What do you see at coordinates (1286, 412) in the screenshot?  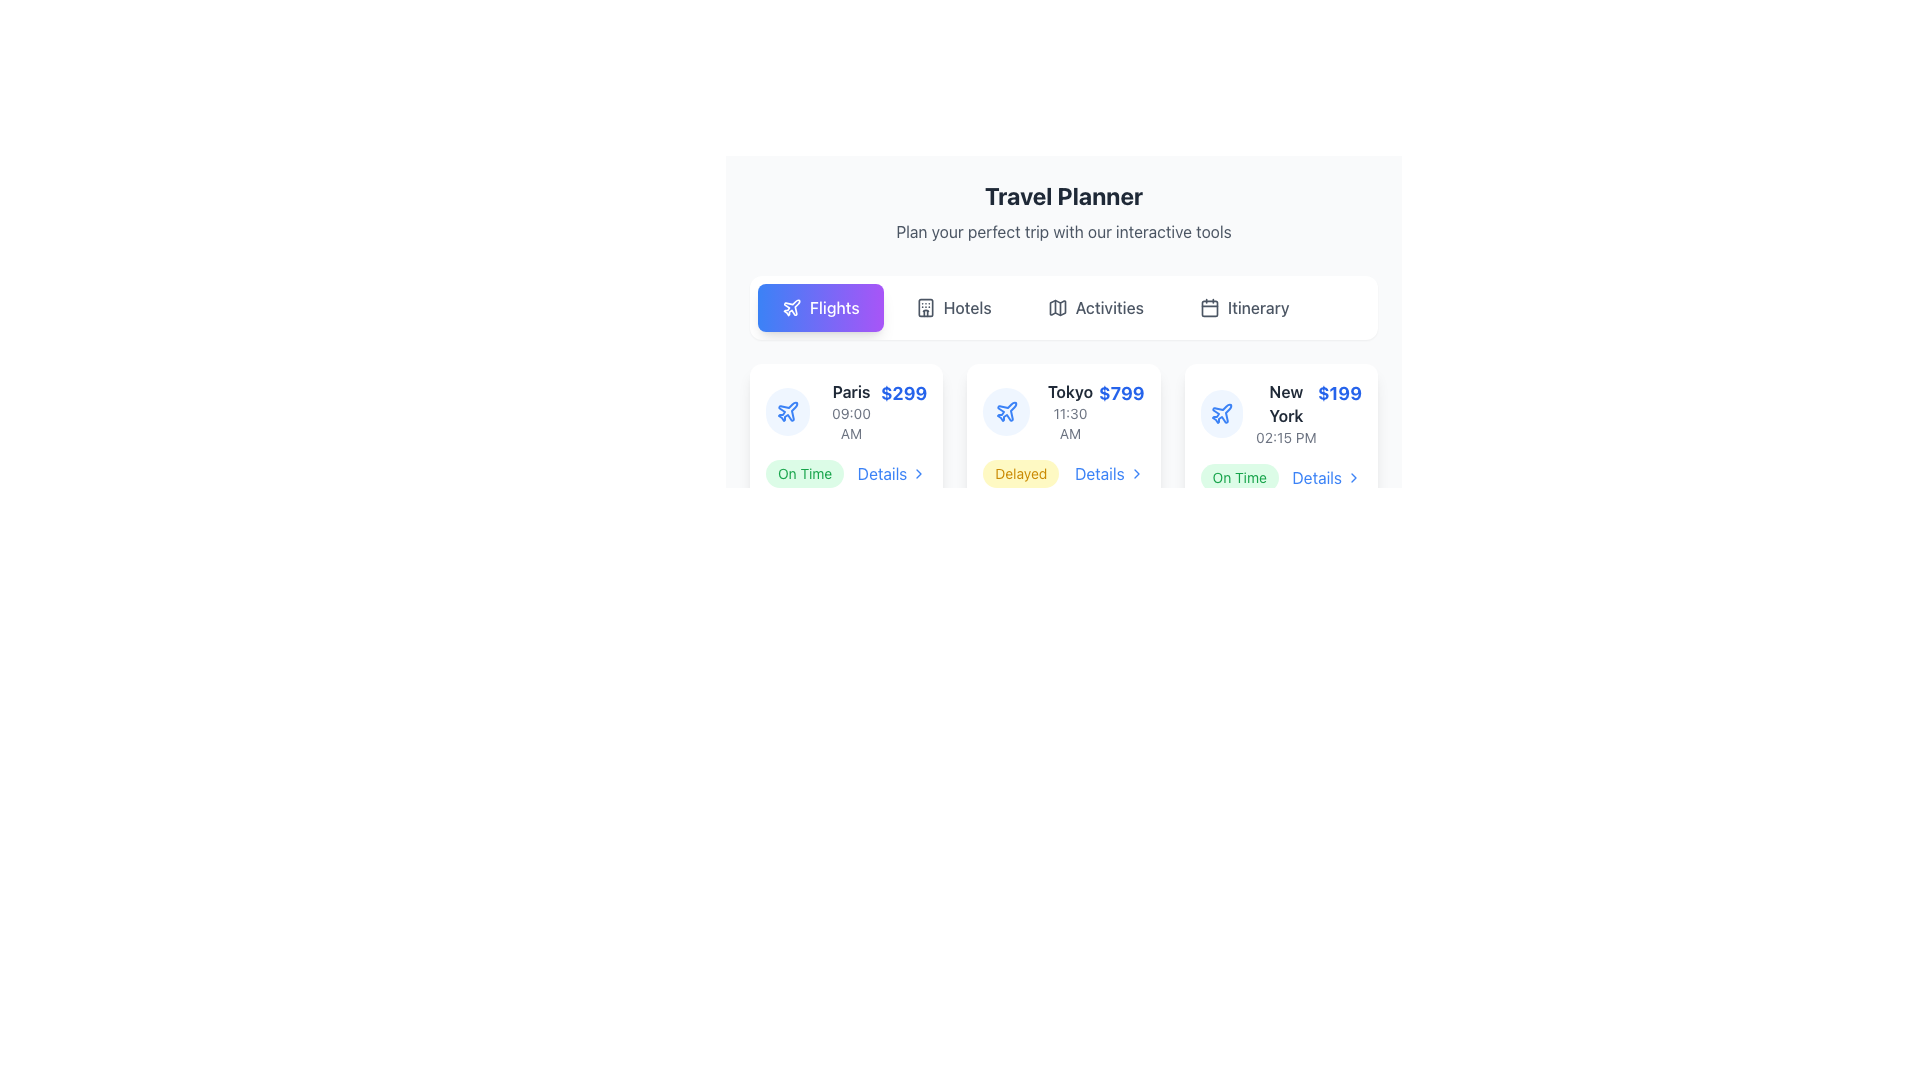 I see `the Text Display that shows 'New York' in bold and '02:15 PM' in smaller text, located at the top-right of the flight details card` at bounding box center [1286, 412].